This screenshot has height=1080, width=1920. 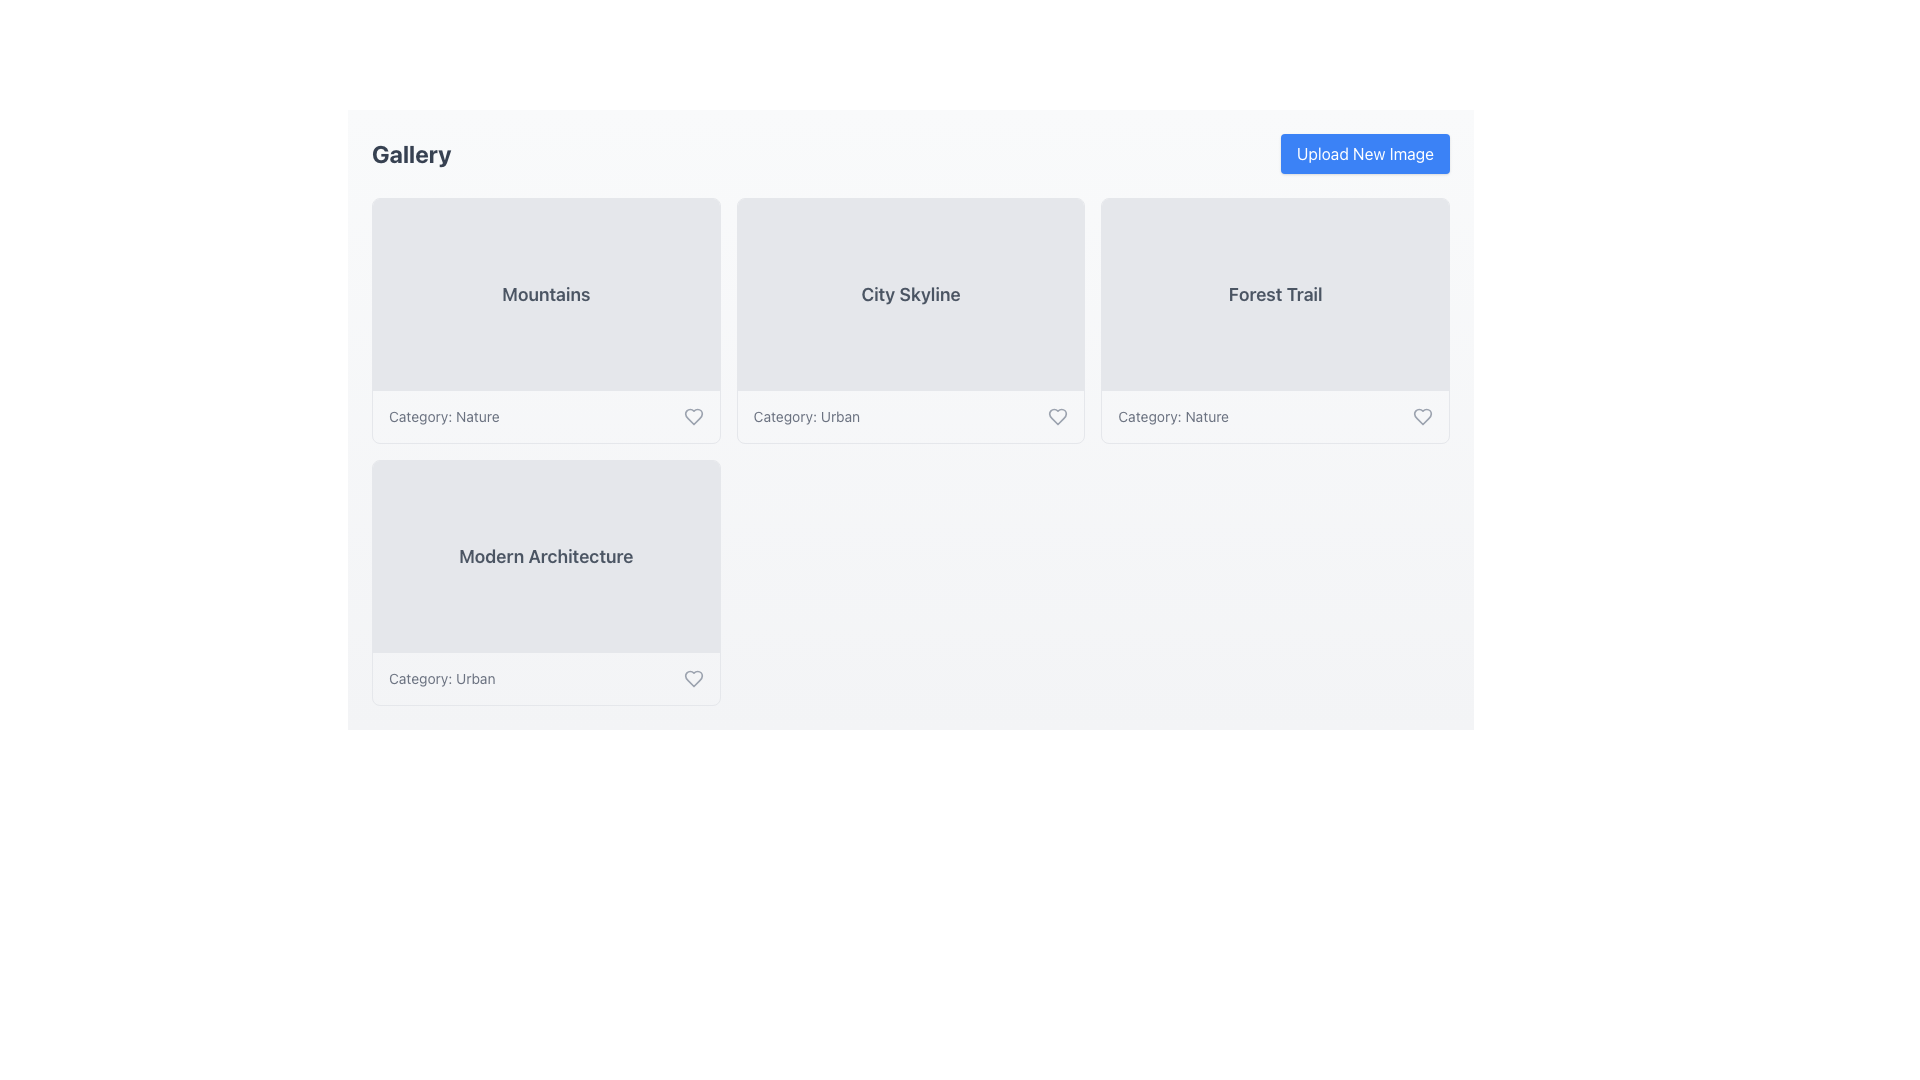 What do you see at coordinates (1421, 415) in the screenshot?
I see `the heart-shaped icon button located at the bottom-right corner of the 'Forest Trail' card to mark it as favorite` at bounding box center [1421, 415].